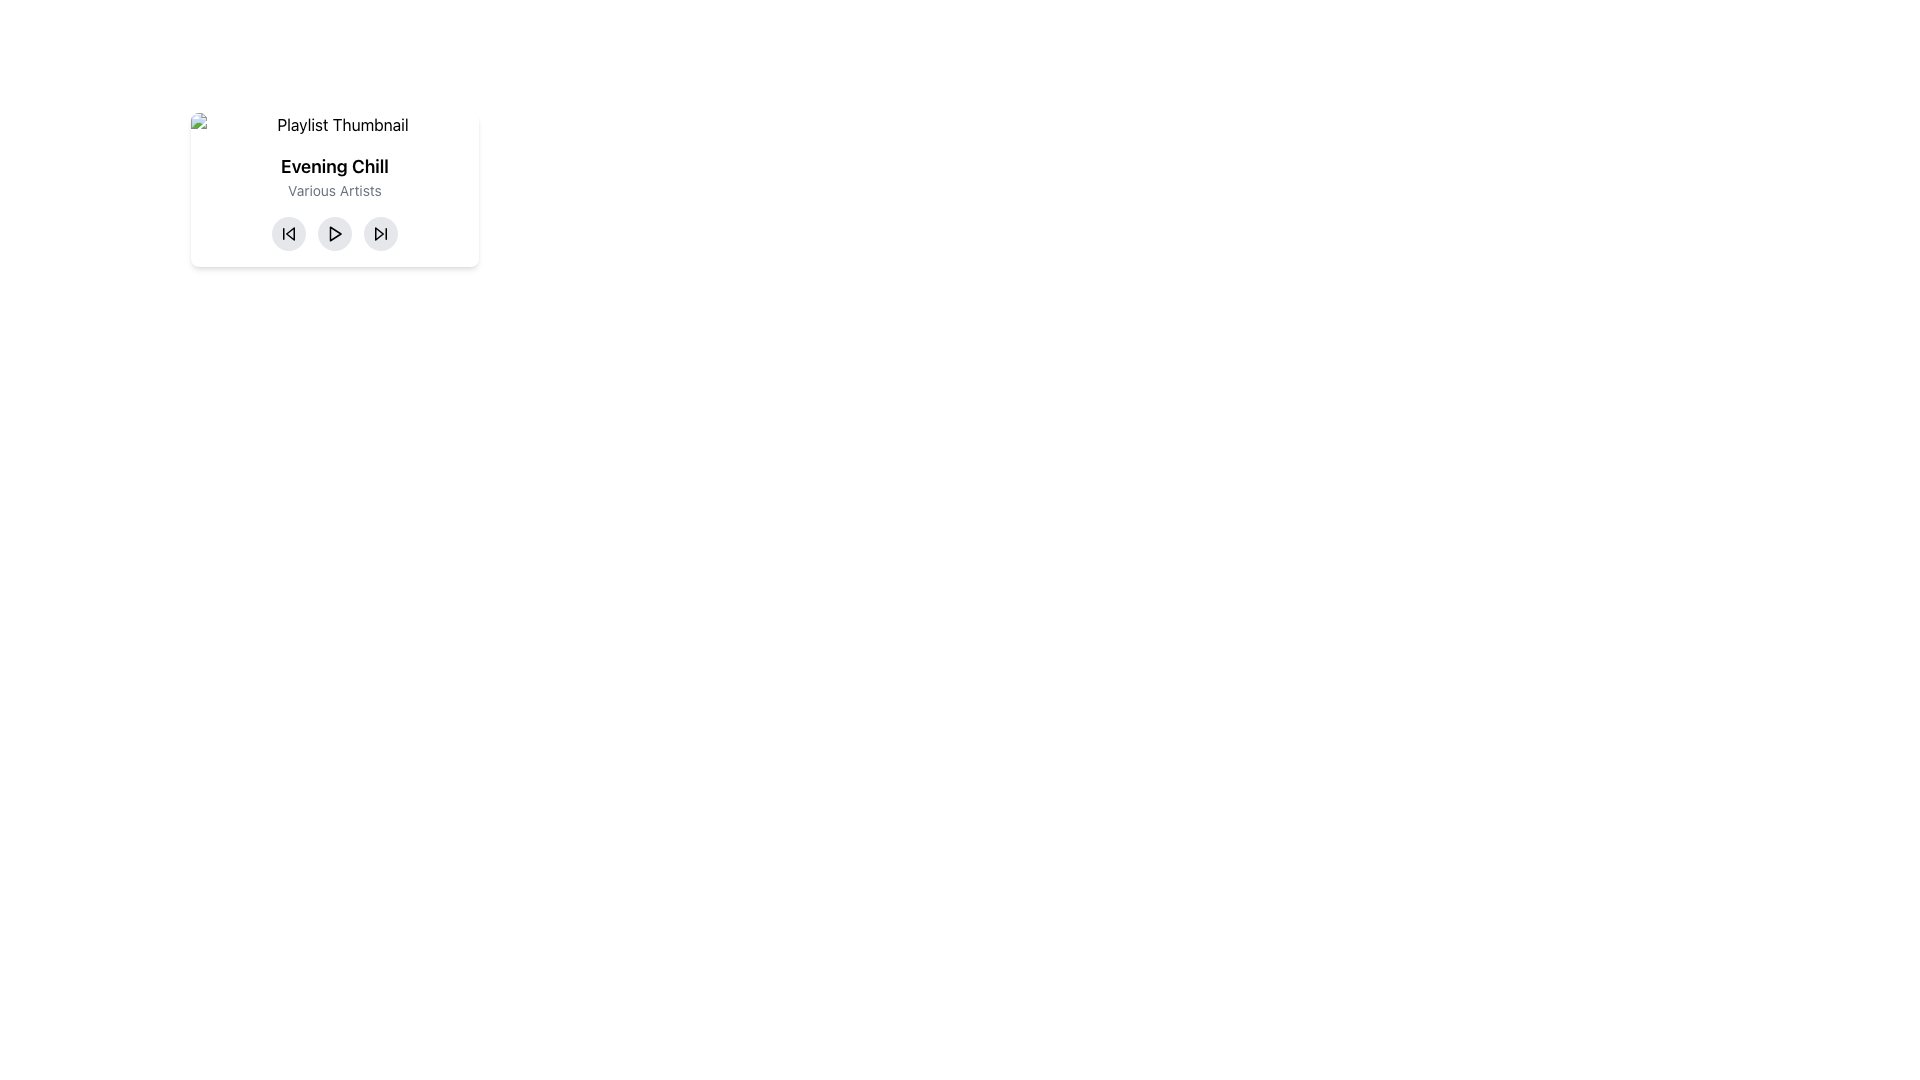 The width and height of the screenshot is (1920, 1080). Describe the element at coordinates (287, 233) in the screenshot. I see `the 'Skip Backward' button located in the music playlist section, which is the first button from the left in the button group` at that location.